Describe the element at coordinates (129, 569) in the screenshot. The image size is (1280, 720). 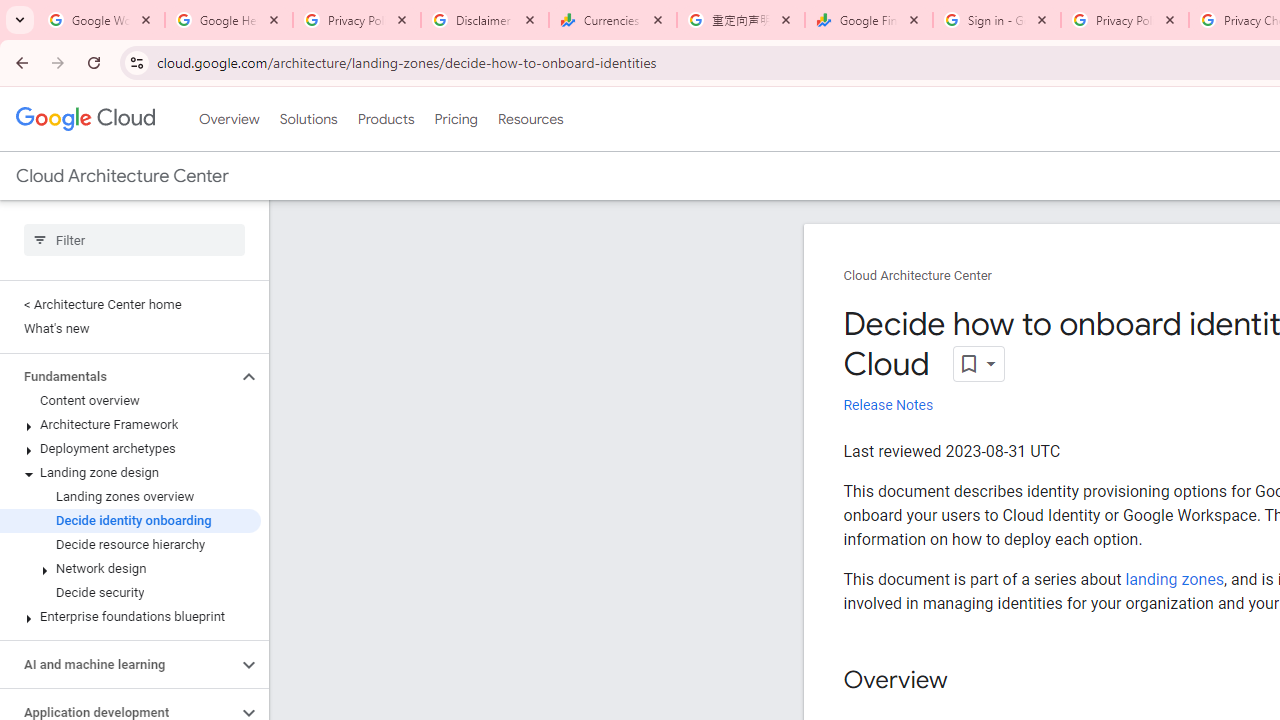
I see `'Network design'` at that location.